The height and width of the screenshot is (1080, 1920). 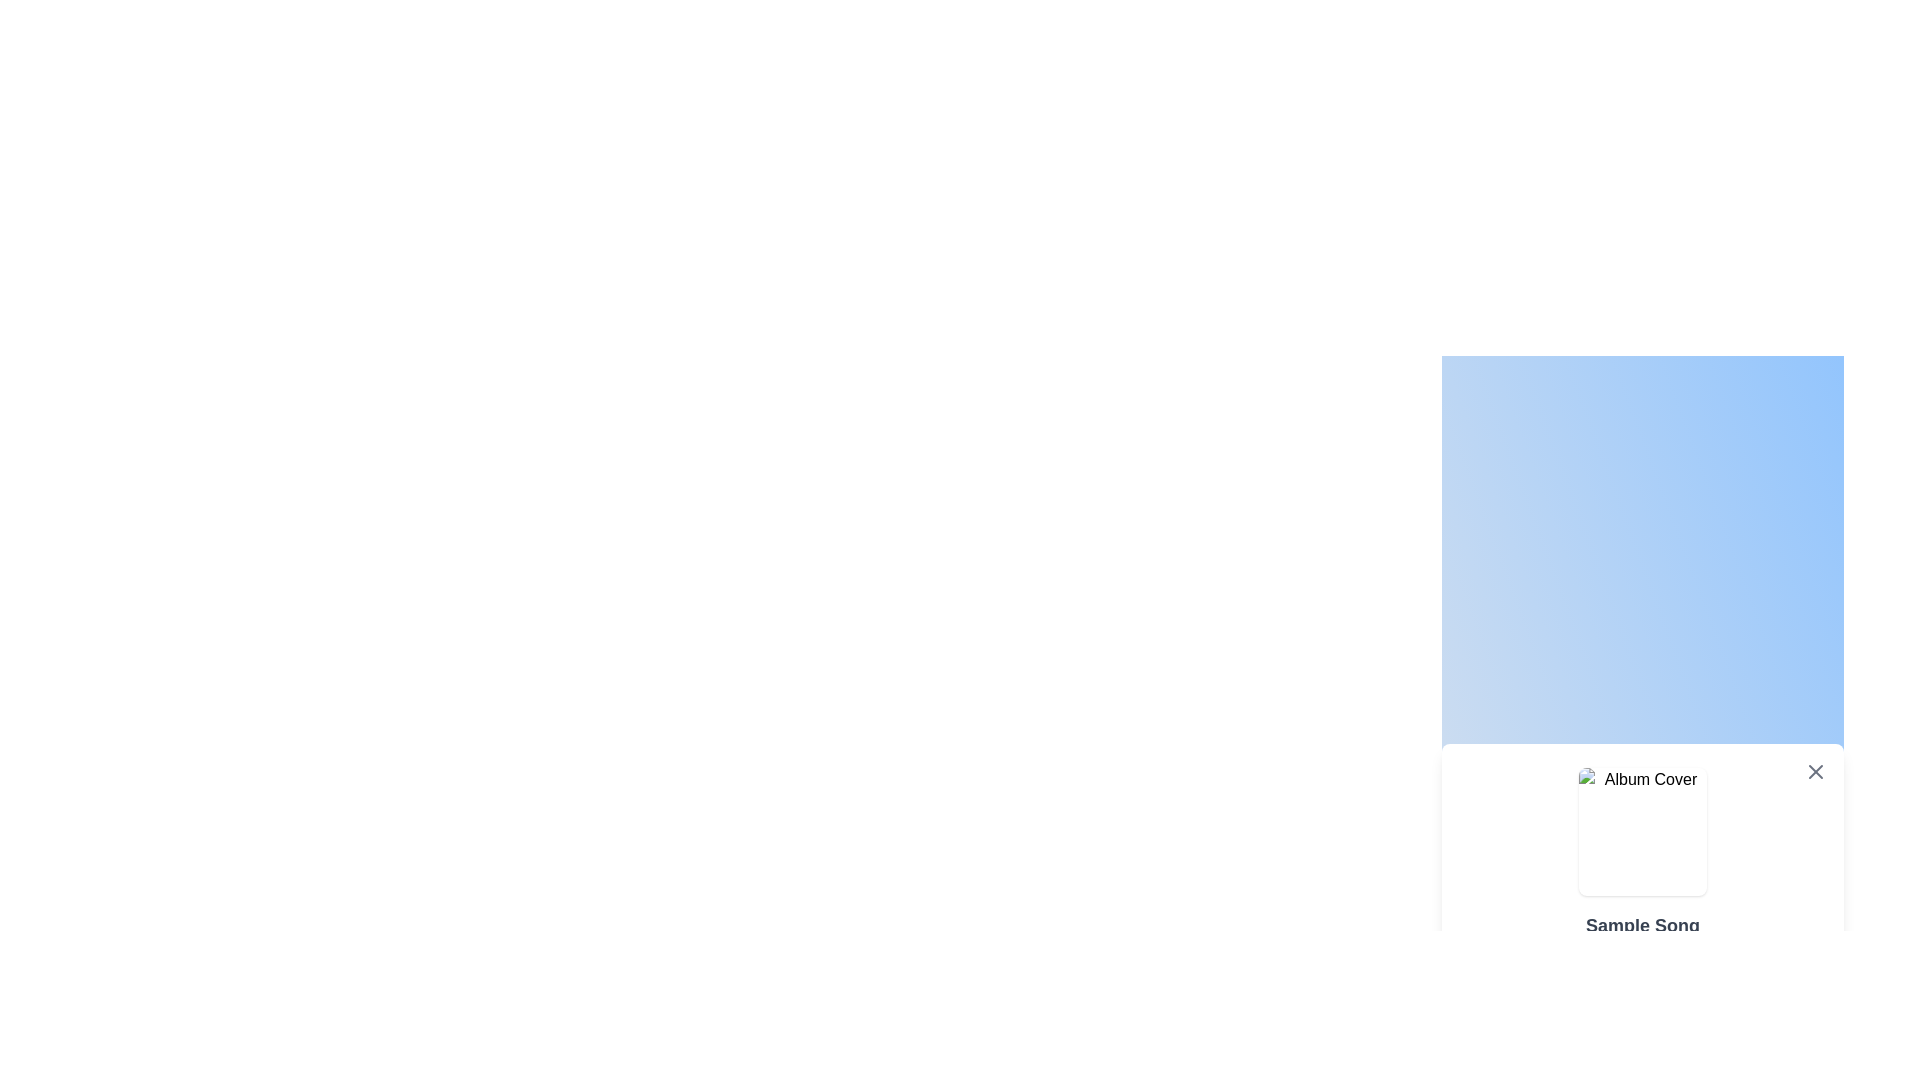 I want to click on the close button located at the top-right corner of the dialog, so click(x=1815, y=770).